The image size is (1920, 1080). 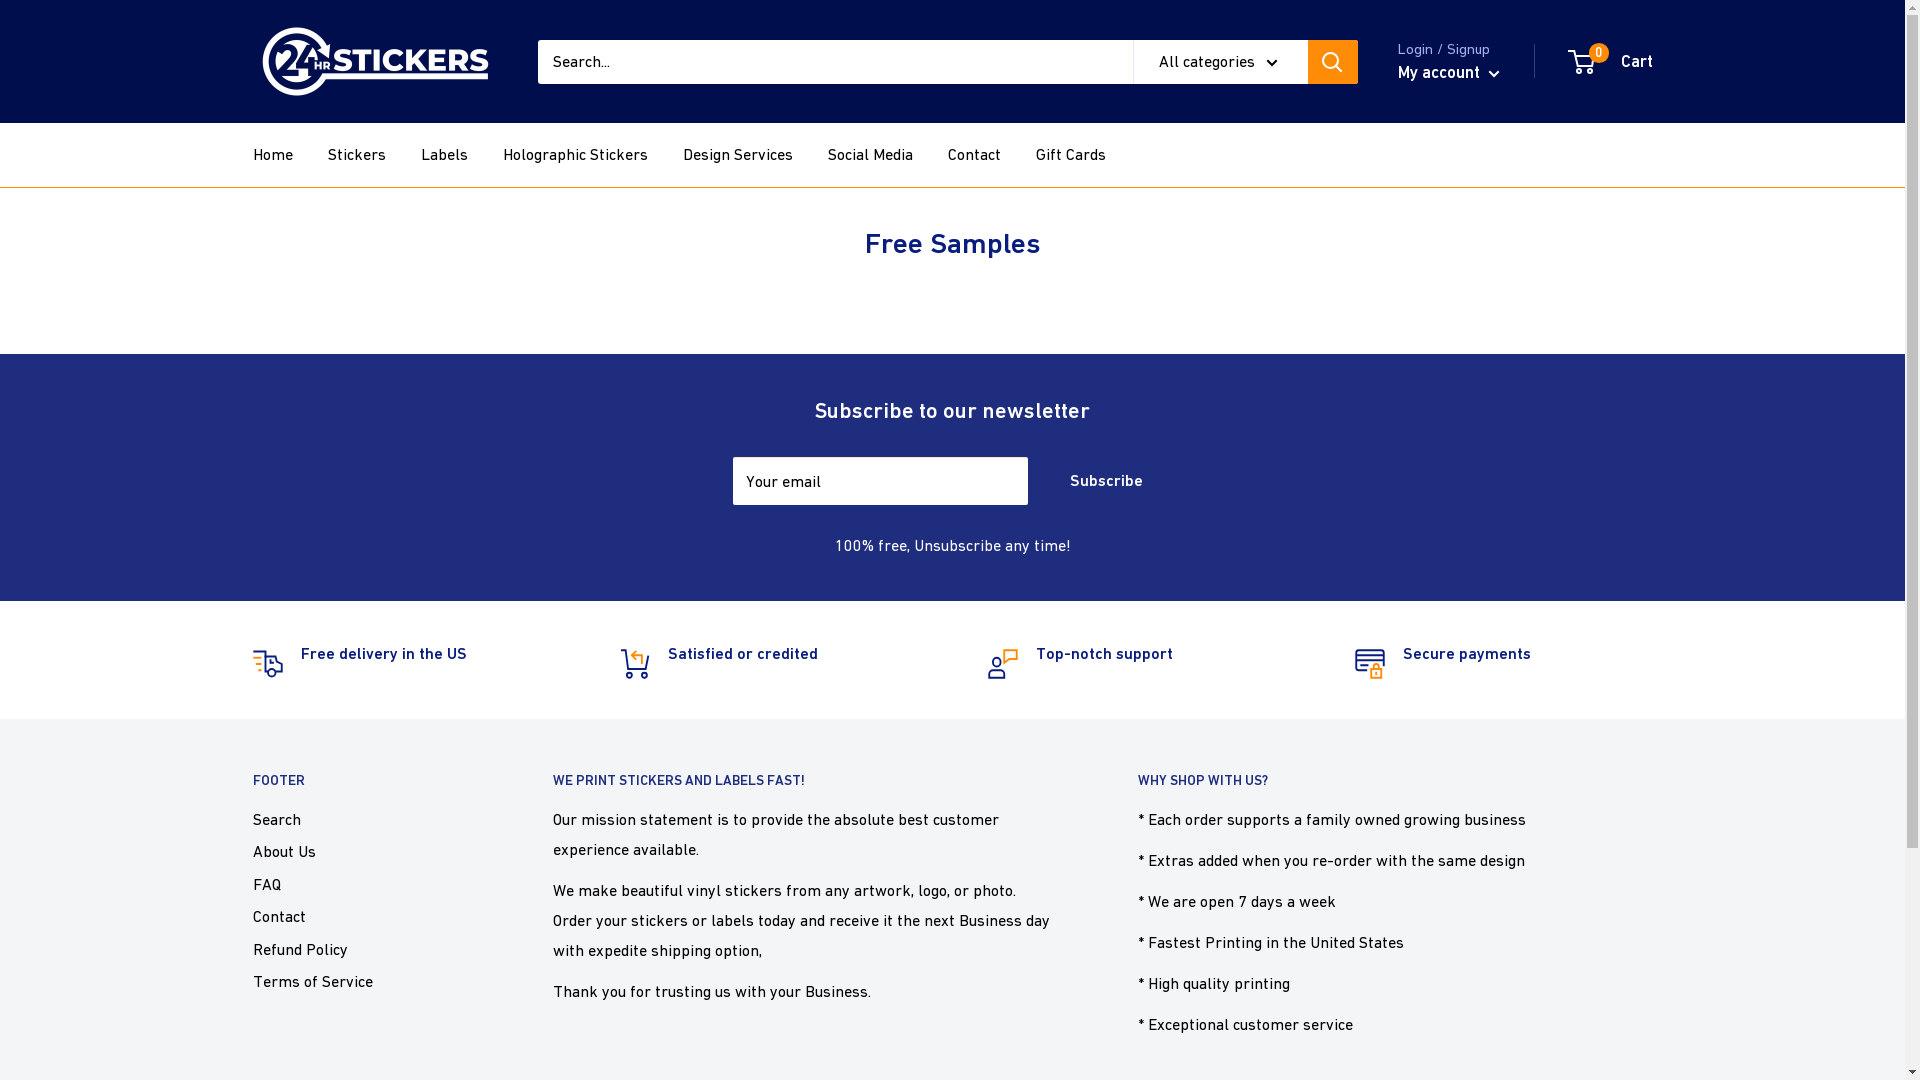 I want to click on 'Design Services', so click(x=736, y=153).